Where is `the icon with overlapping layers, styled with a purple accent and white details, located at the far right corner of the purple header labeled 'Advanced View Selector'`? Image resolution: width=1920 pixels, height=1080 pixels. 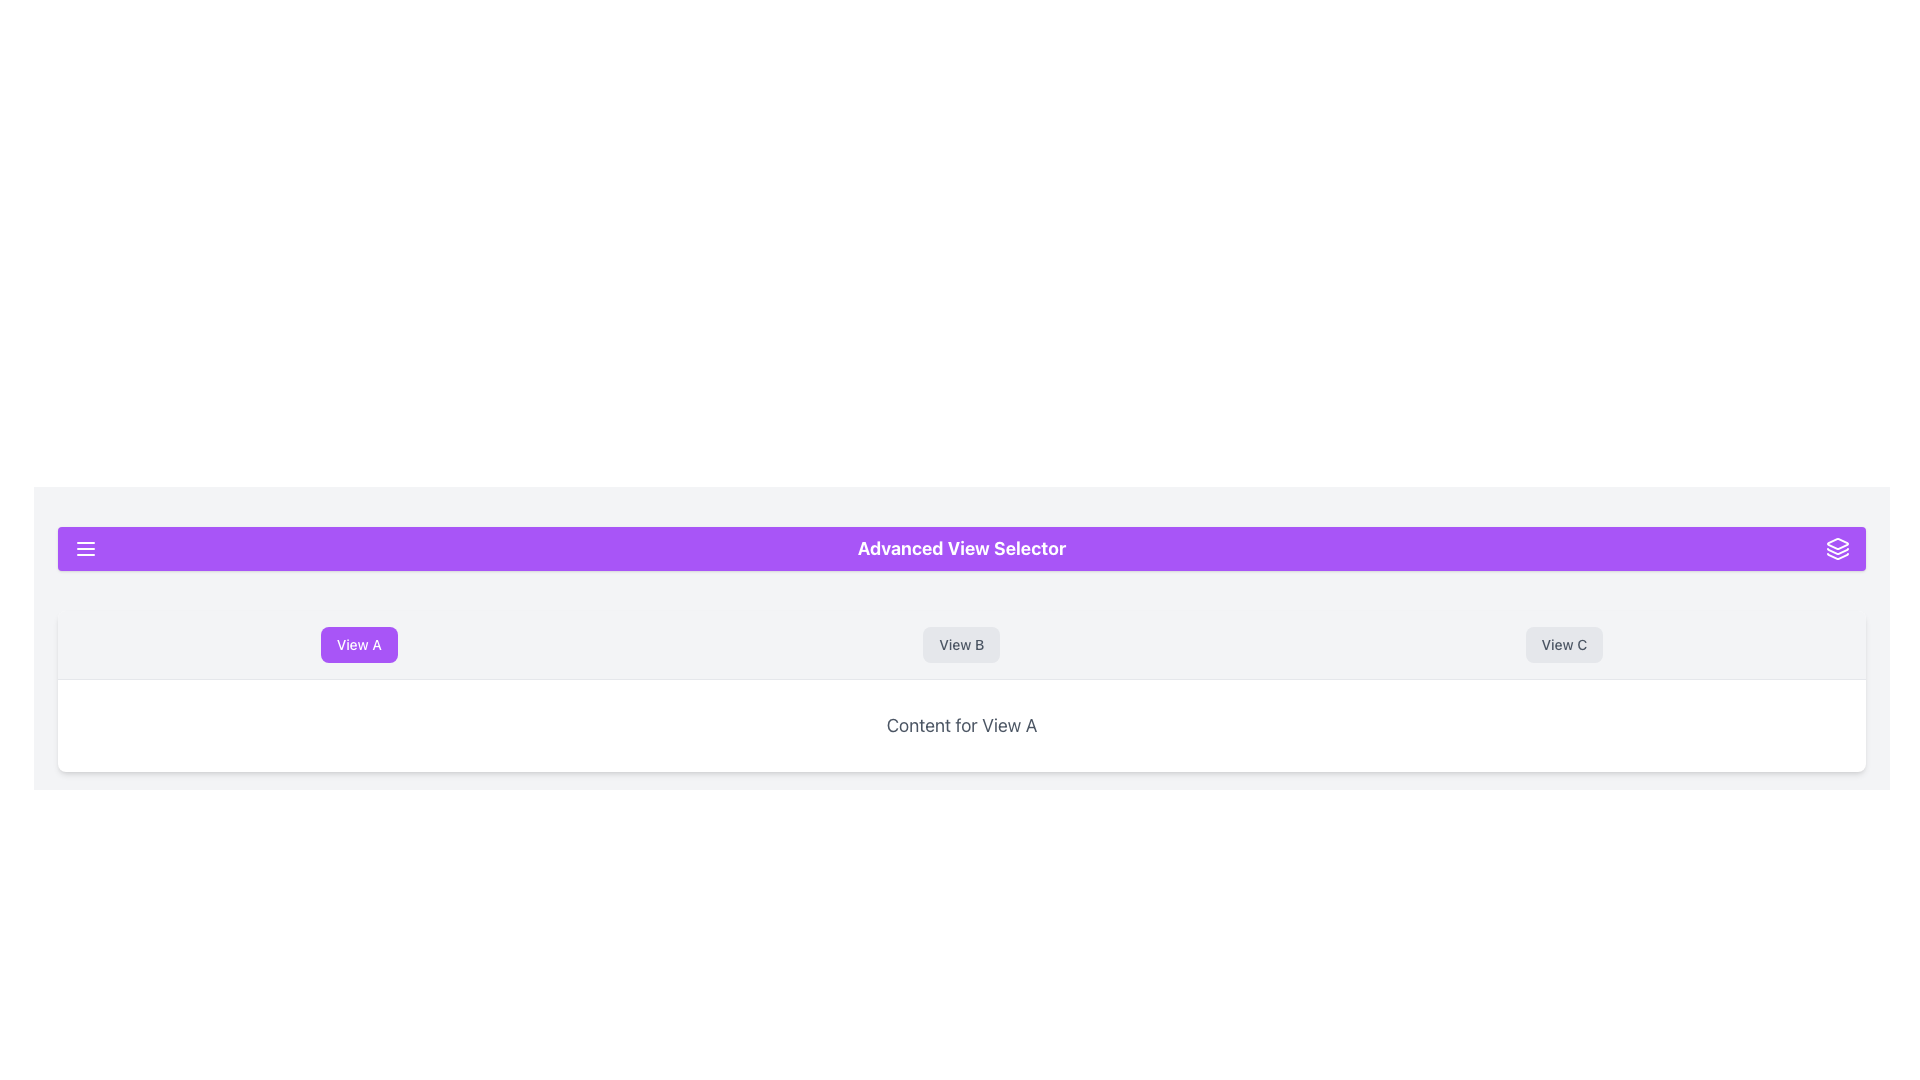 the icon with overlapping layers, styled with a purple accent and white details, located at the far right corner of the purple header labeled 'Advanced View Selector' is located at coordinates (1838, 548).